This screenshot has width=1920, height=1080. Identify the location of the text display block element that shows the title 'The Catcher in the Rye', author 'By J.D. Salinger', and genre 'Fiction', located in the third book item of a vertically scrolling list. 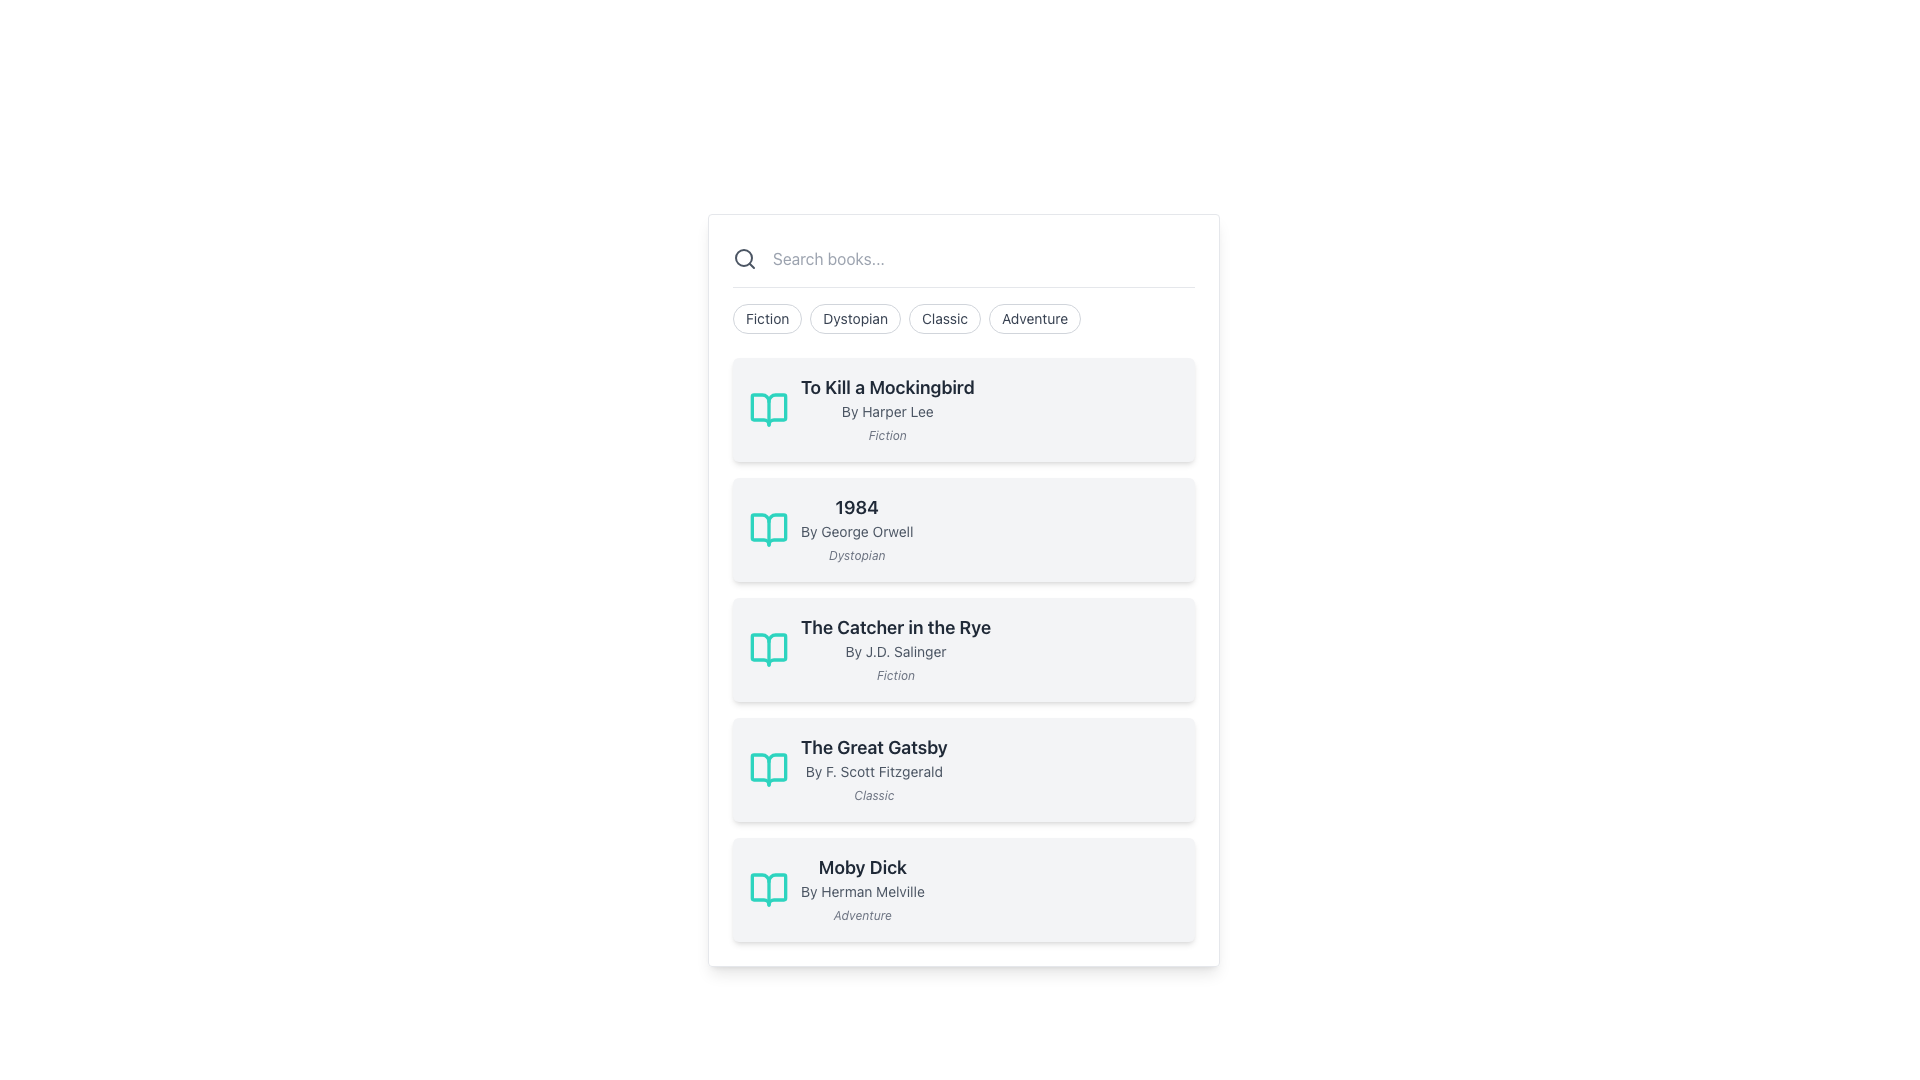
(895, 650).